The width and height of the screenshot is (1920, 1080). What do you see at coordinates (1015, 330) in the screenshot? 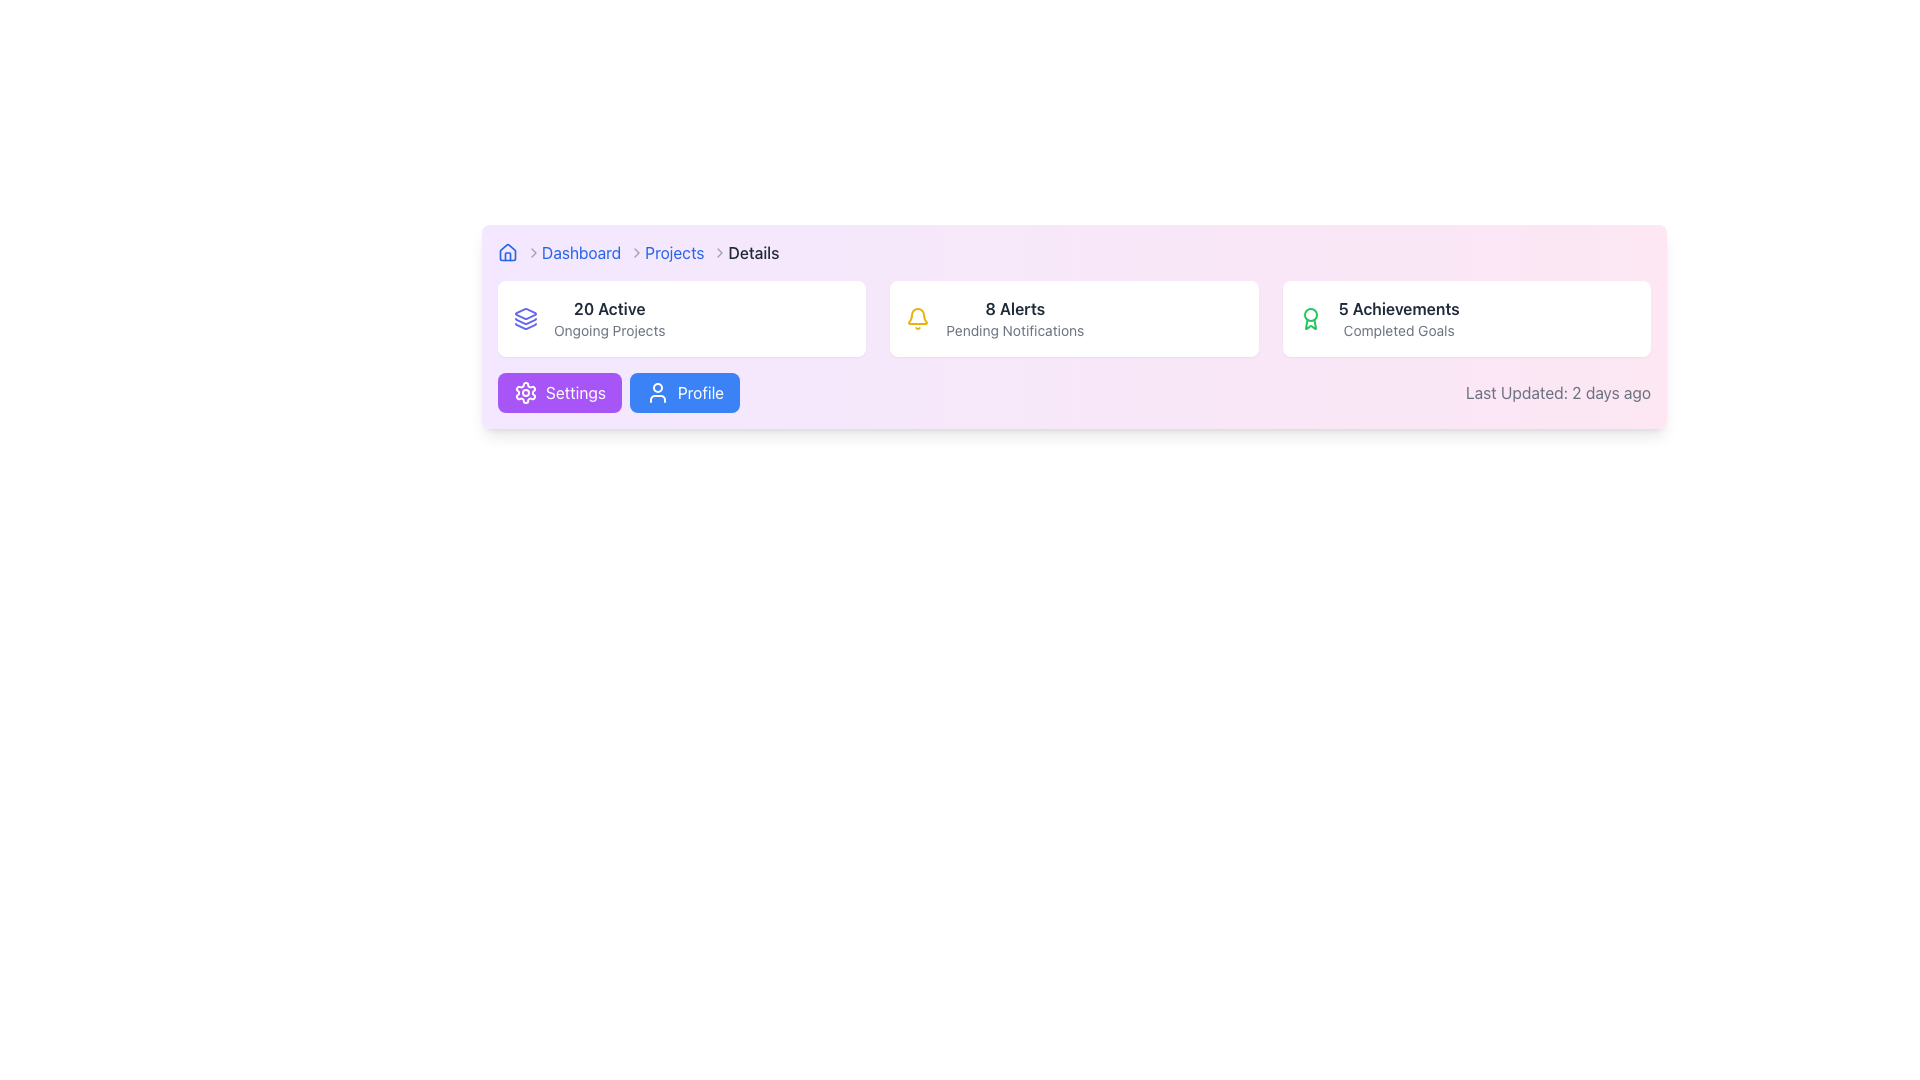
I see `the non-interactive descriptive text label indicating that alerts are currently pending, located beneath the '8 Alerts' element` at bounding box center [1015, 330].